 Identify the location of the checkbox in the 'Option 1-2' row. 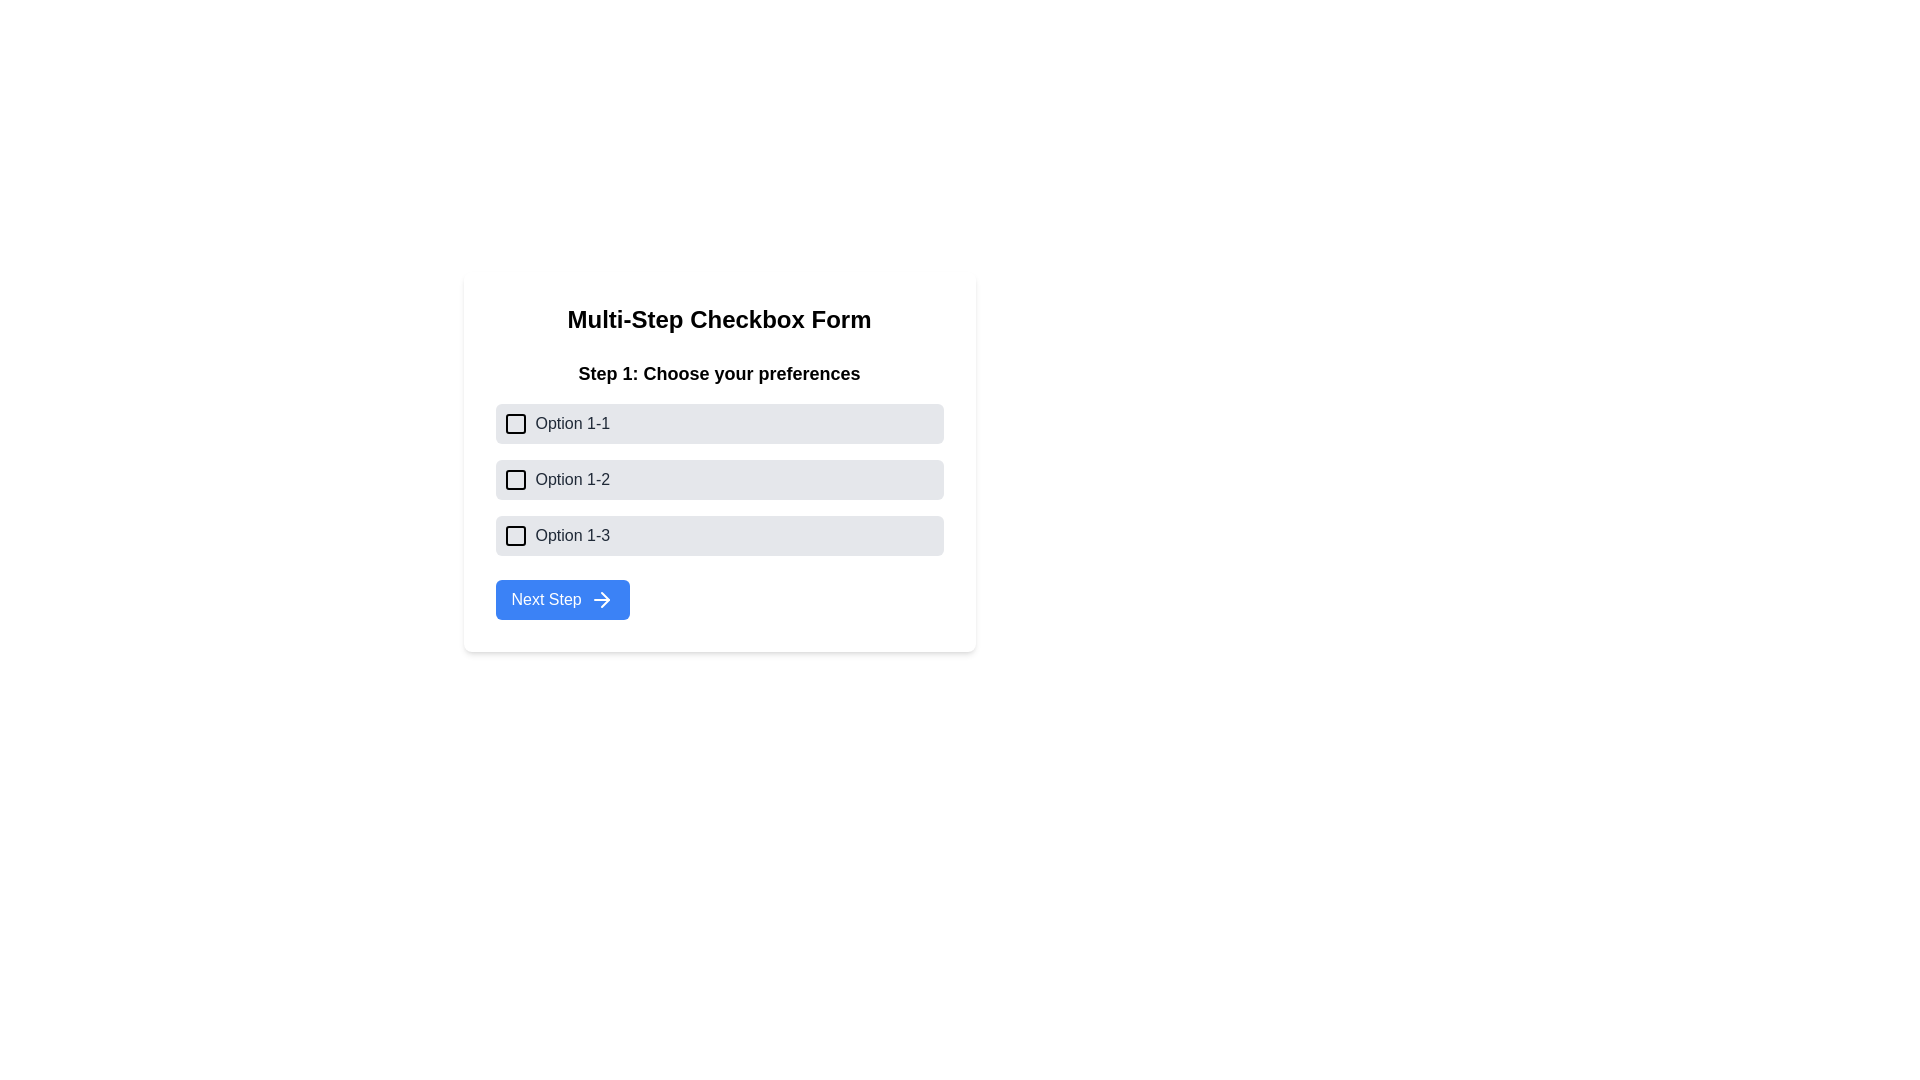
(719, 489).